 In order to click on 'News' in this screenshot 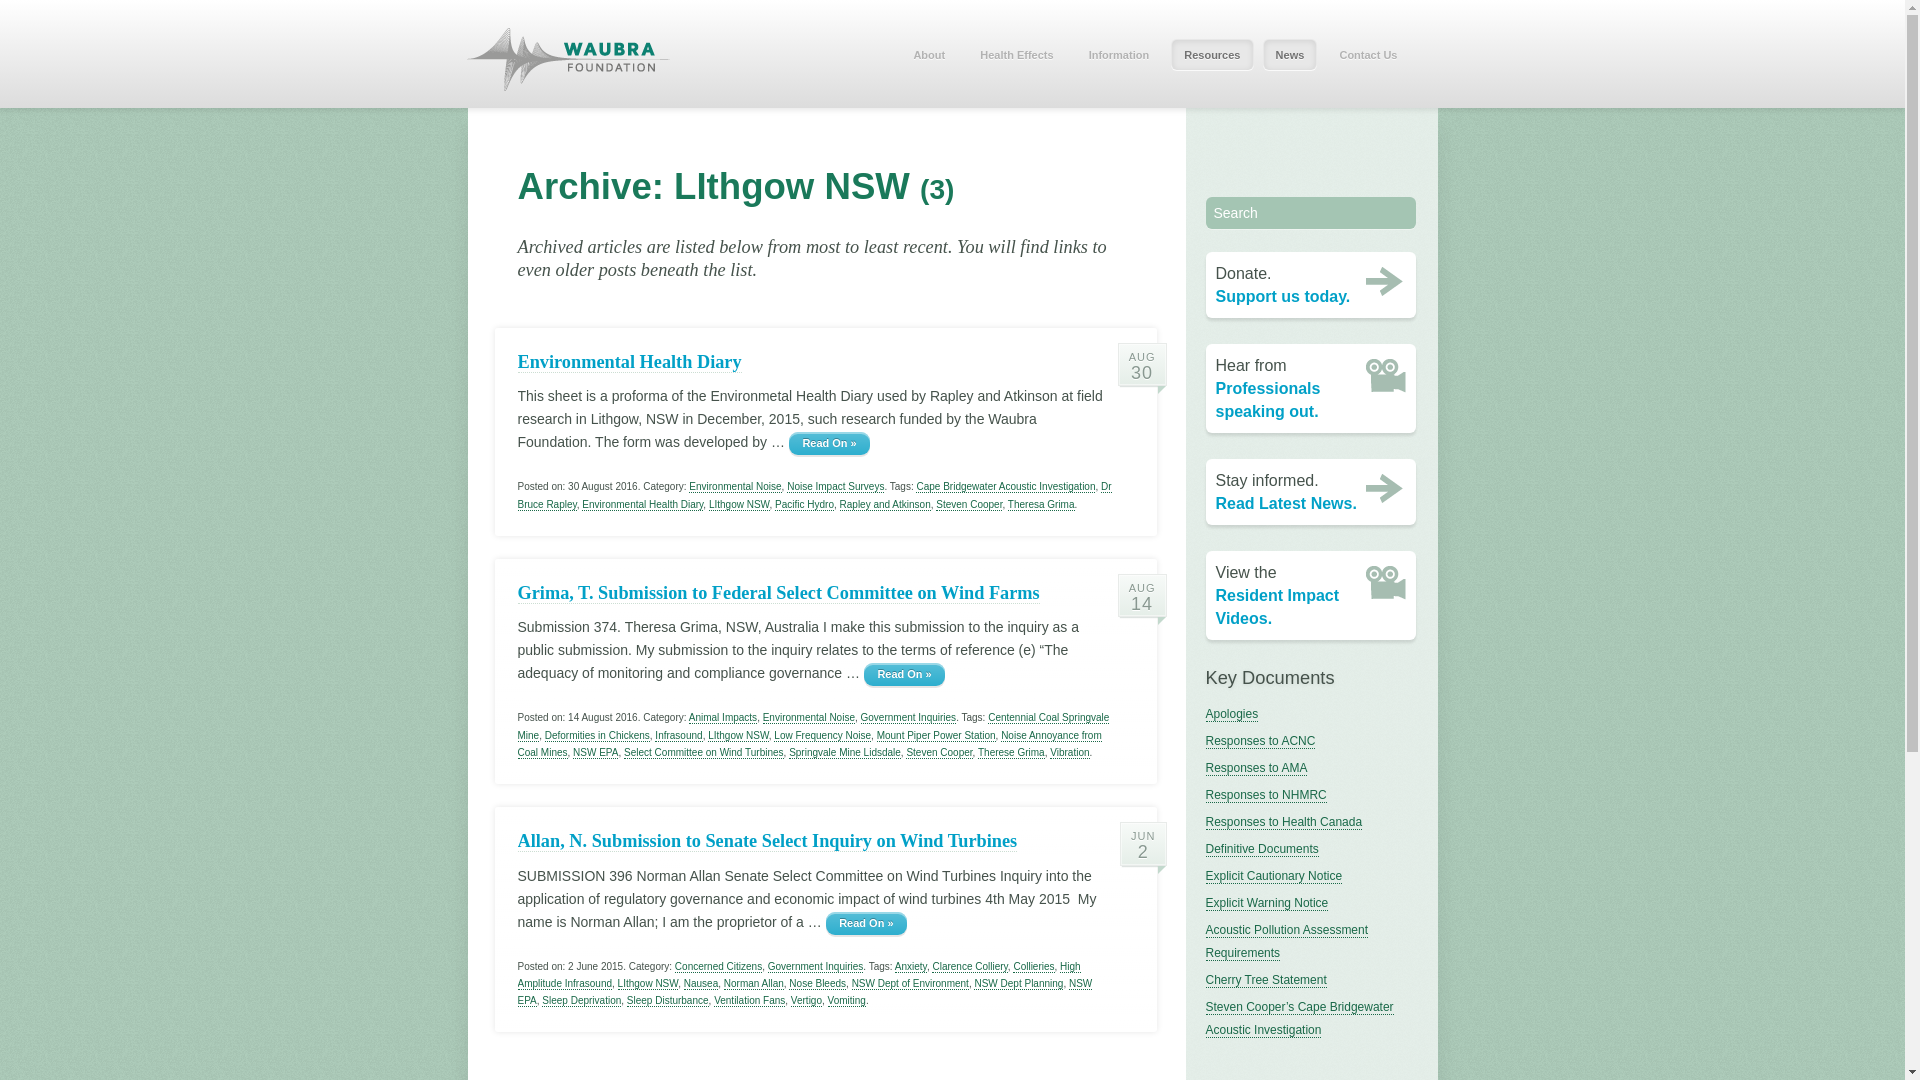, I will do `click(1290, 53)`.